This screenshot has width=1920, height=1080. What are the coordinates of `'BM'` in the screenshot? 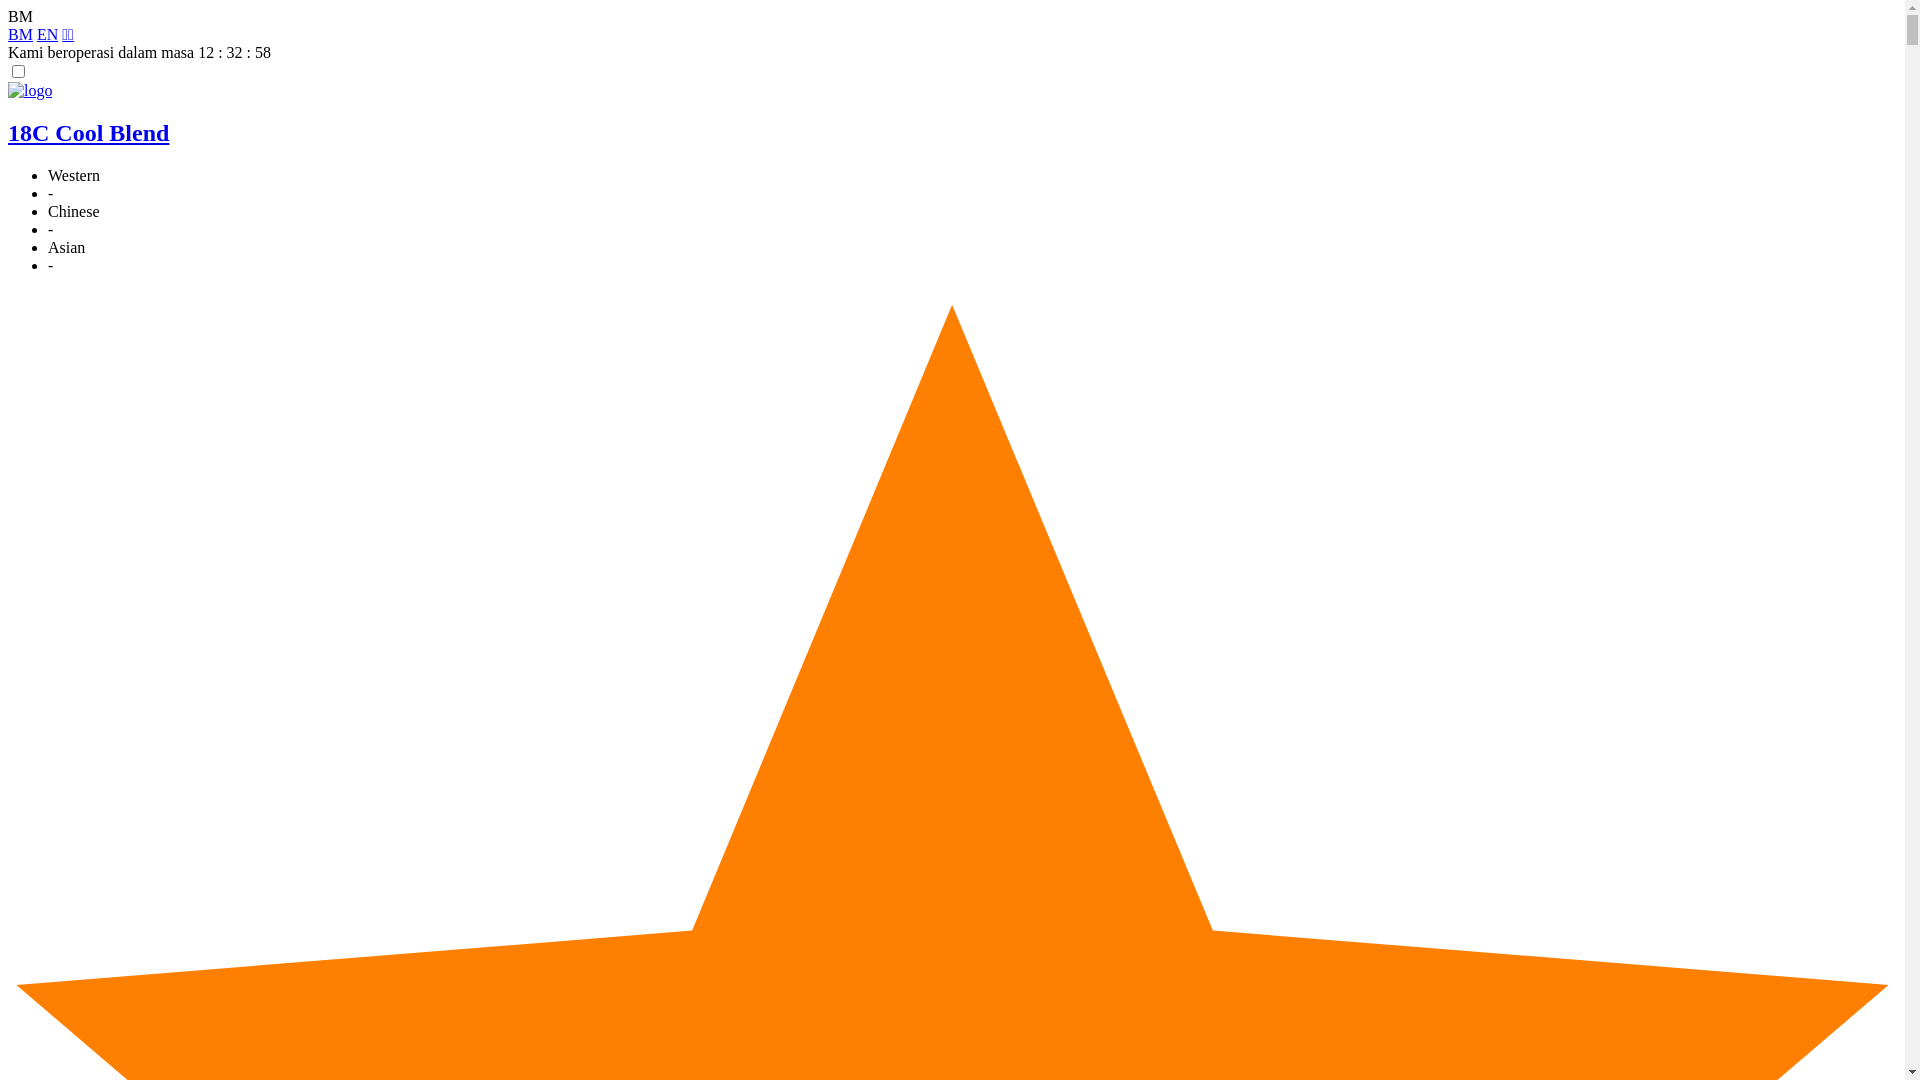 It's located at (20, 34).